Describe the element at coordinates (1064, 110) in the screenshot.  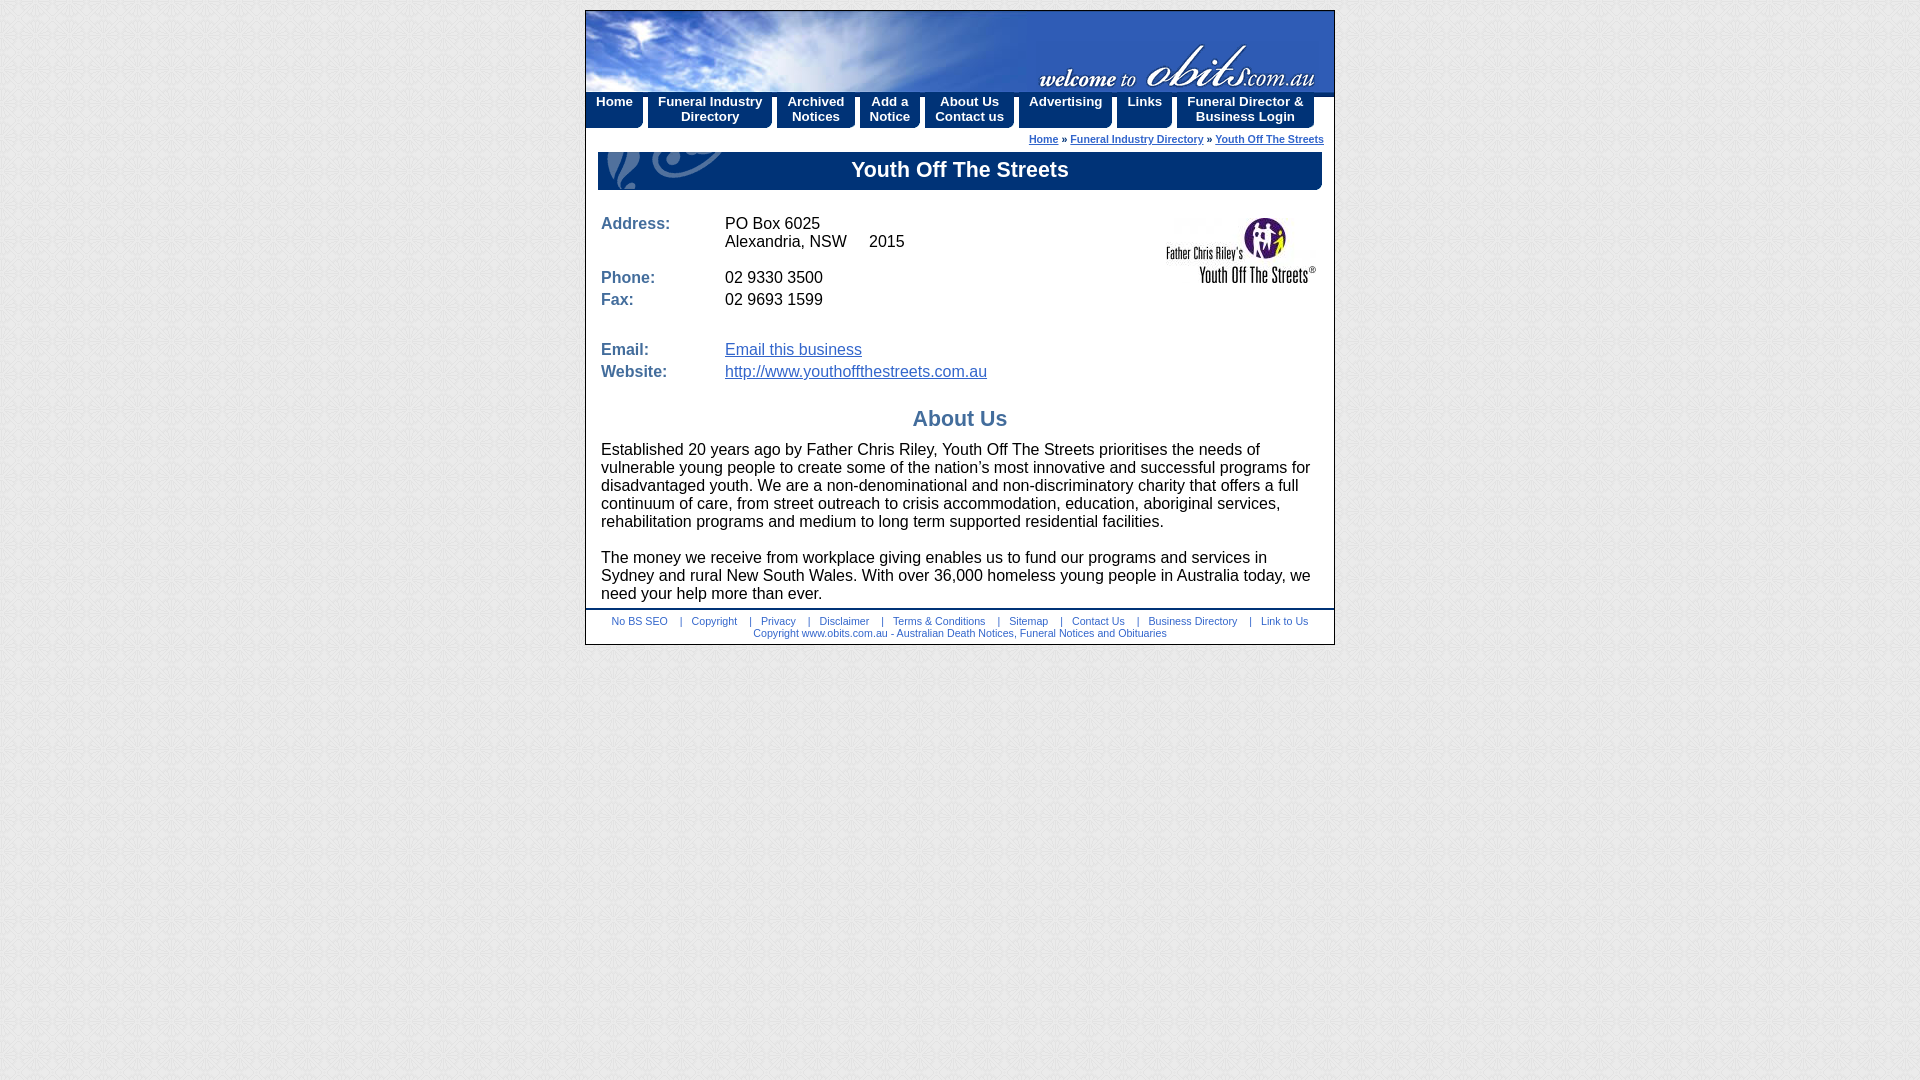
I see `'Advertising'` at that location.